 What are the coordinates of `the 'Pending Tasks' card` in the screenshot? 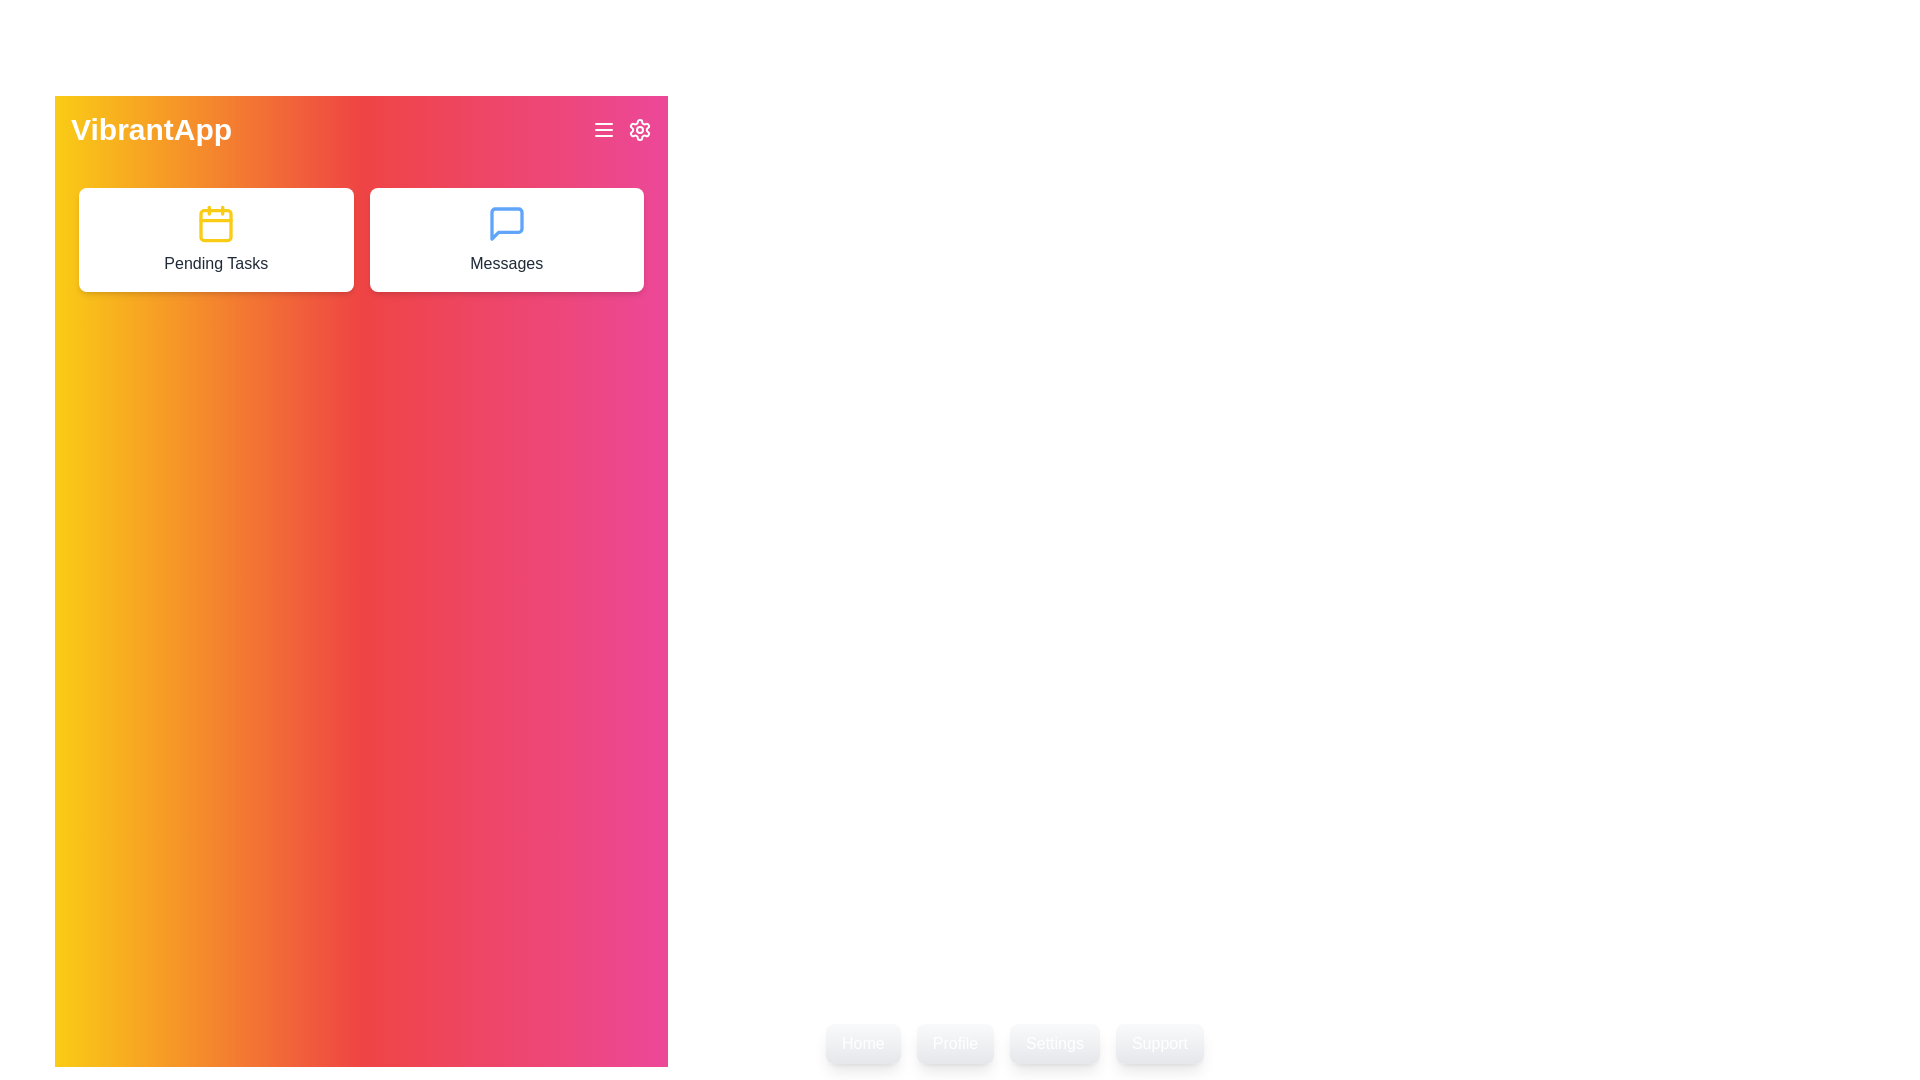 It's located at (216, 238).